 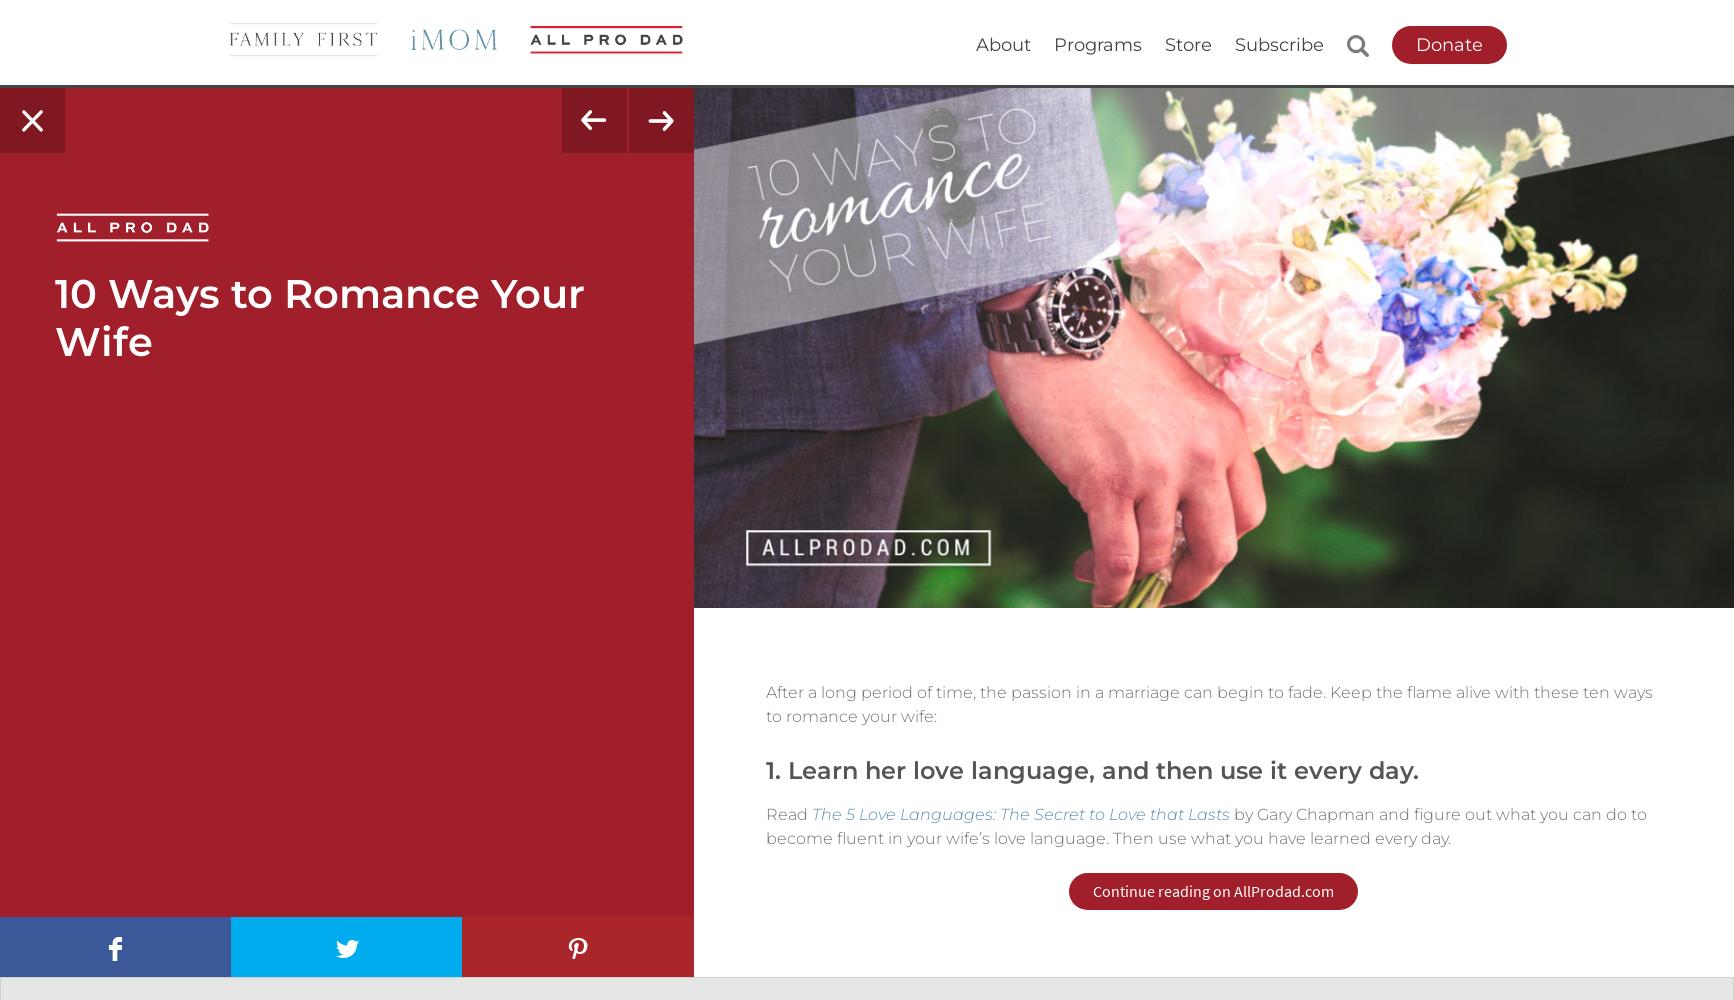 I want to click on 'About', so click(x=1003, y=45).